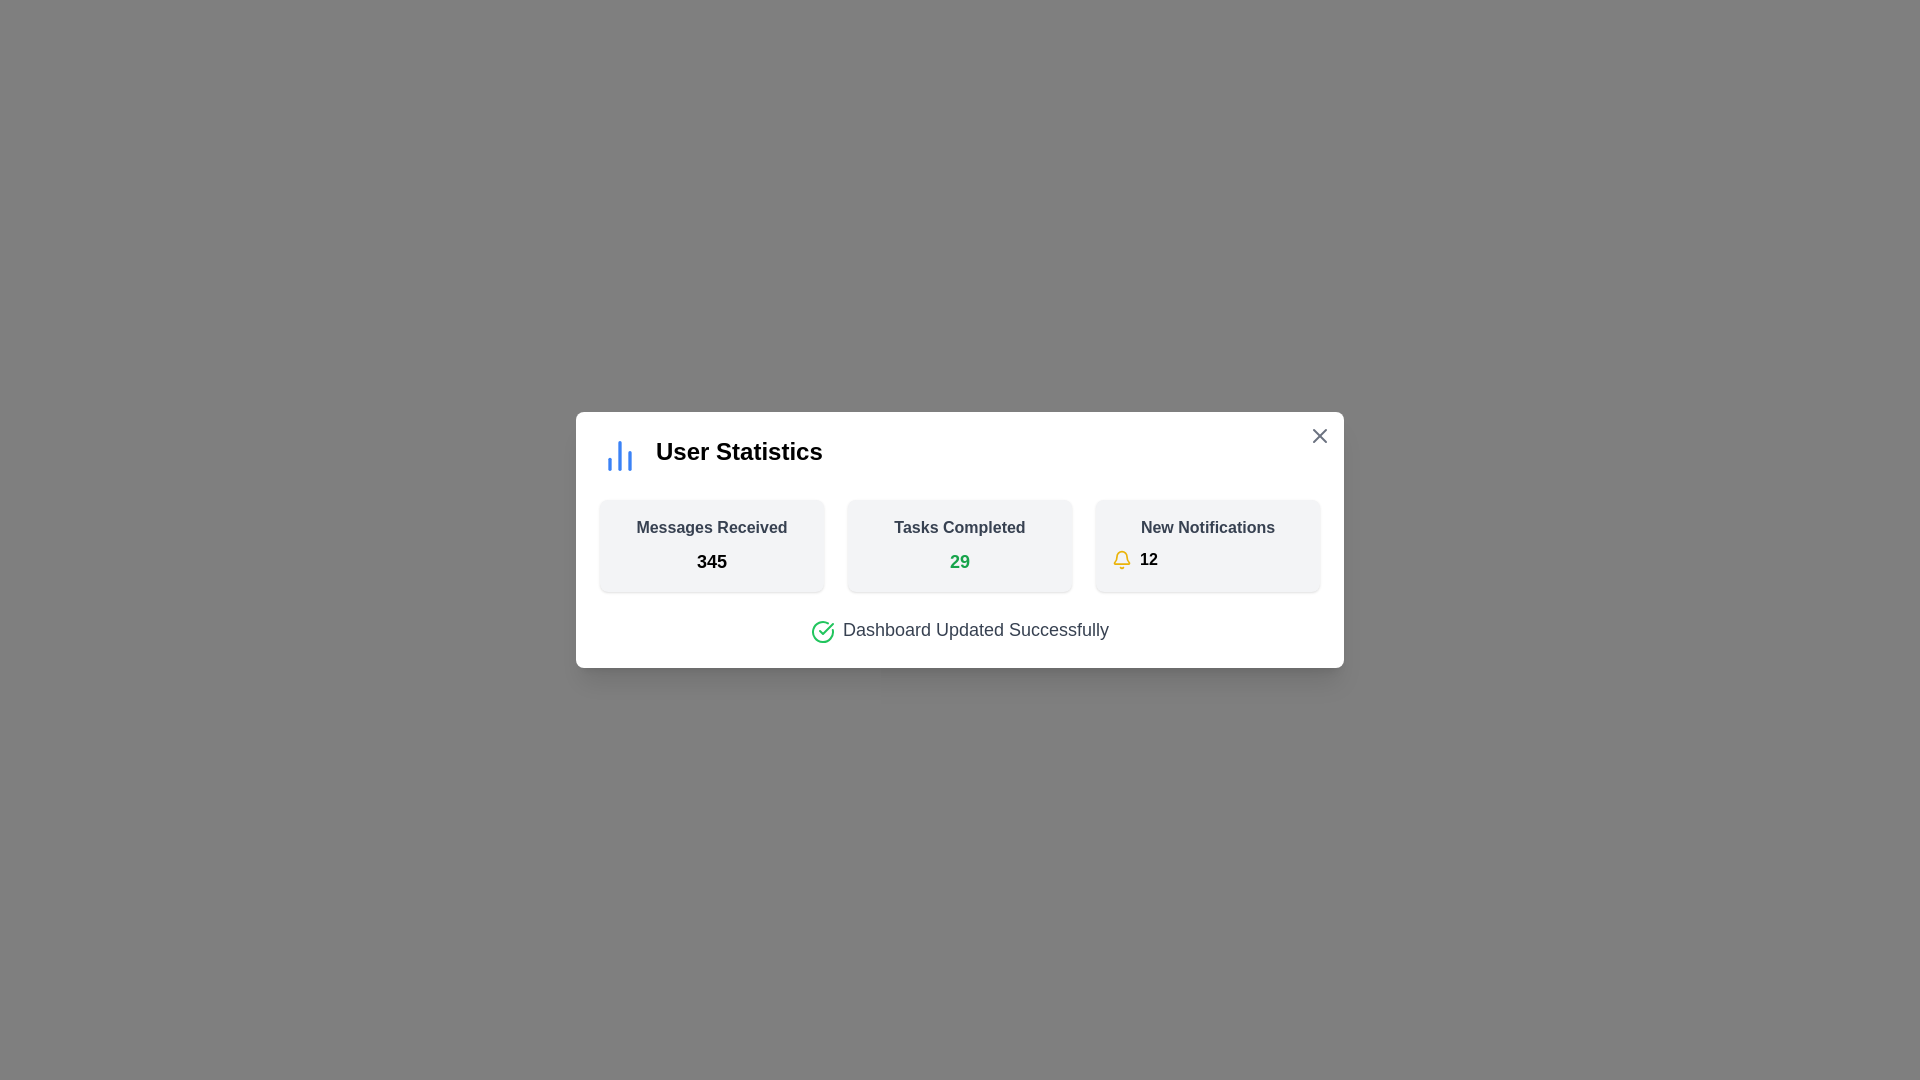  I want to click on the text label displaying 'Dashboard Updated Successfully' which is part of a confirmation message located under 'User Statistics' in a modal window, so click(975, 628).